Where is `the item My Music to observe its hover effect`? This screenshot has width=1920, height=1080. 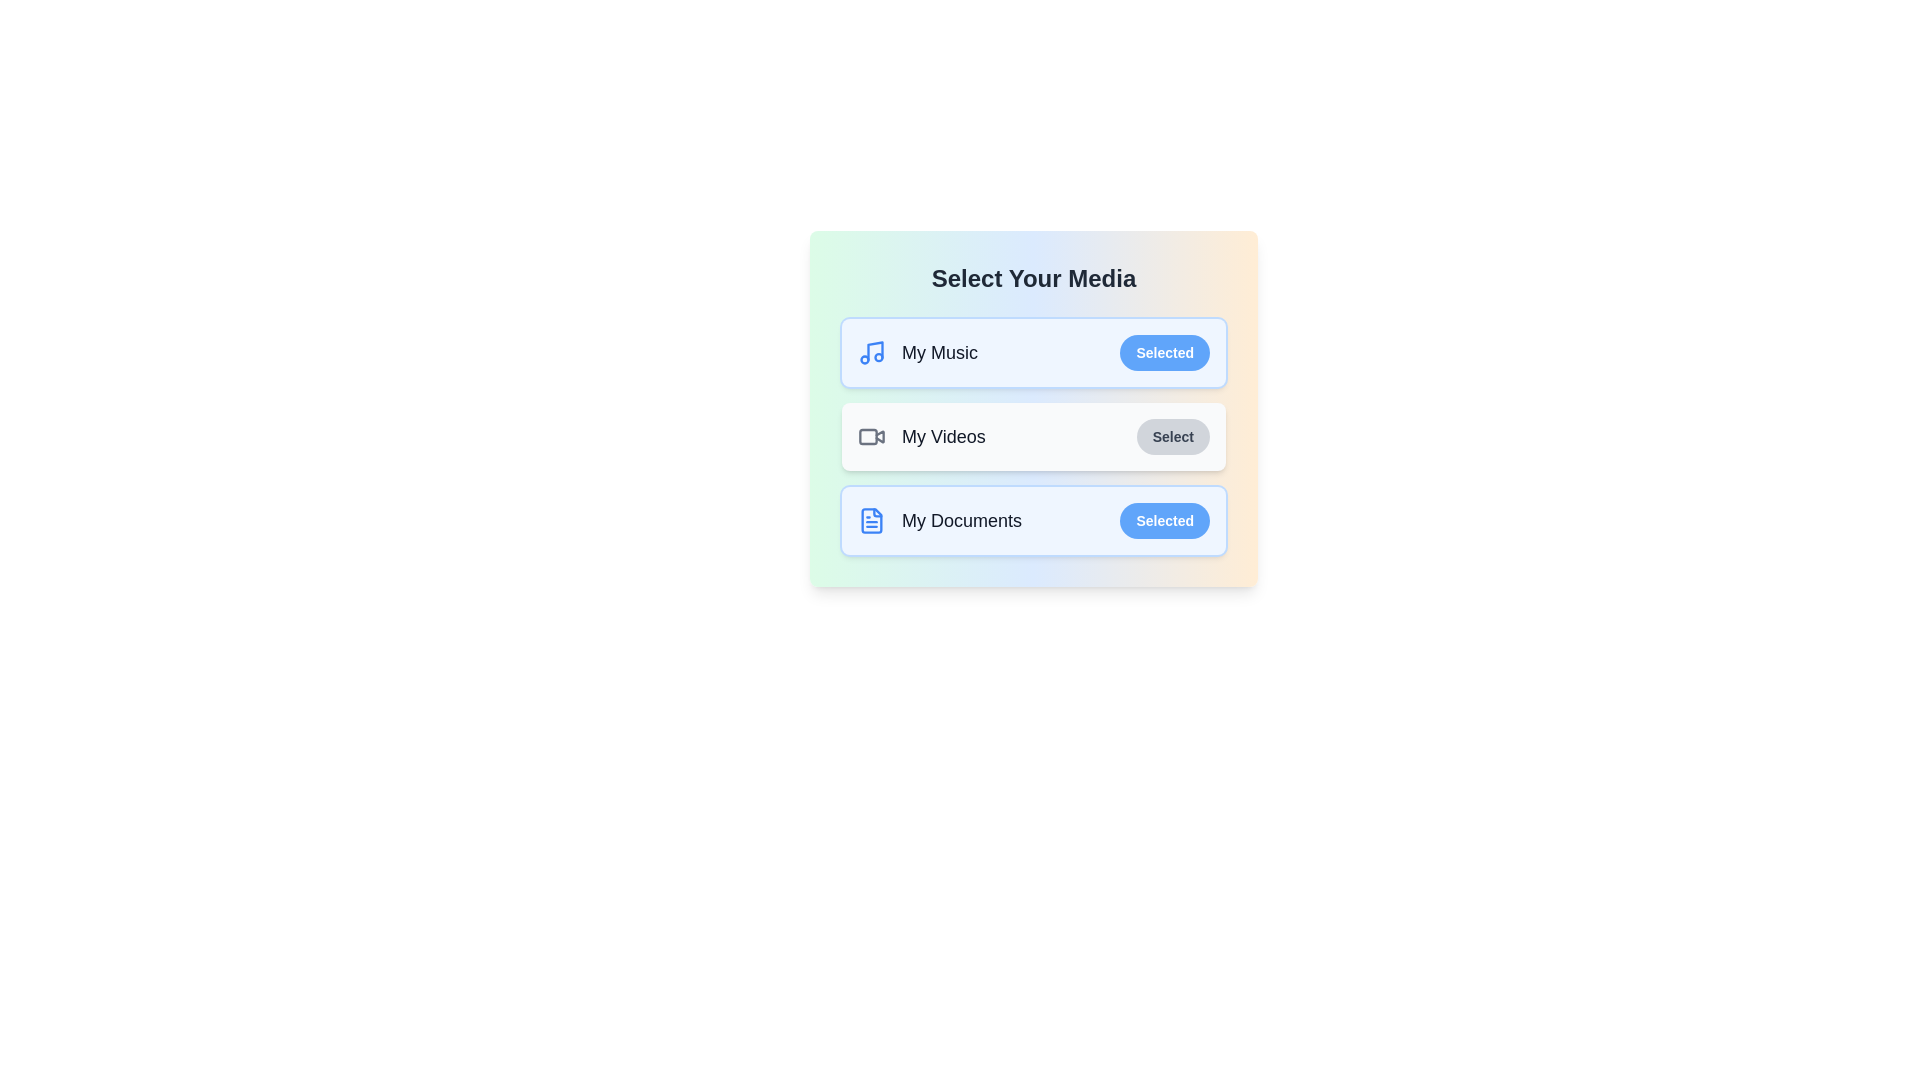 the item My Music to observe its hover effect is located at coordinates (1033, 352).